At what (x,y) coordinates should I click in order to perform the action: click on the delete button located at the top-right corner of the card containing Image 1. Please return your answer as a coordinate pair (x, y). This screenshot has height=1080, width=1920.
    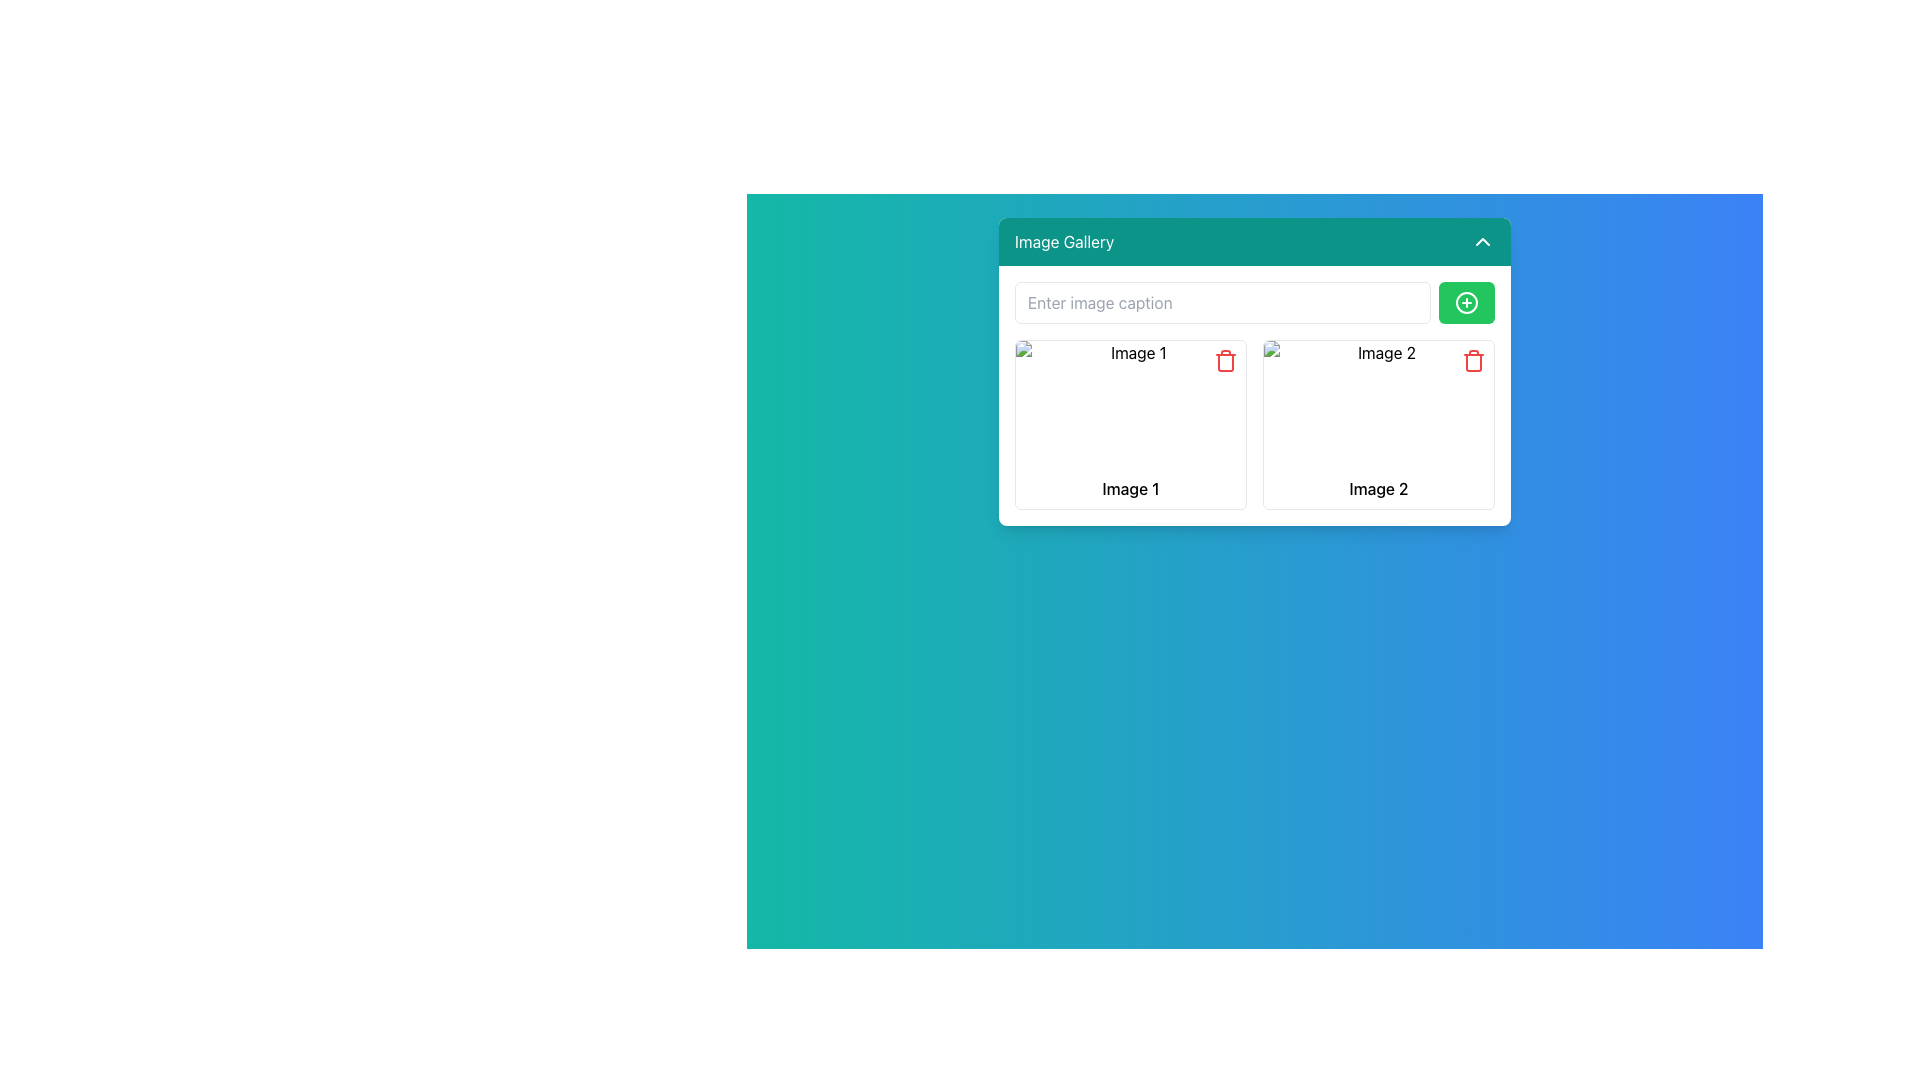
    Looking at the image, I should click on (1224, 361).